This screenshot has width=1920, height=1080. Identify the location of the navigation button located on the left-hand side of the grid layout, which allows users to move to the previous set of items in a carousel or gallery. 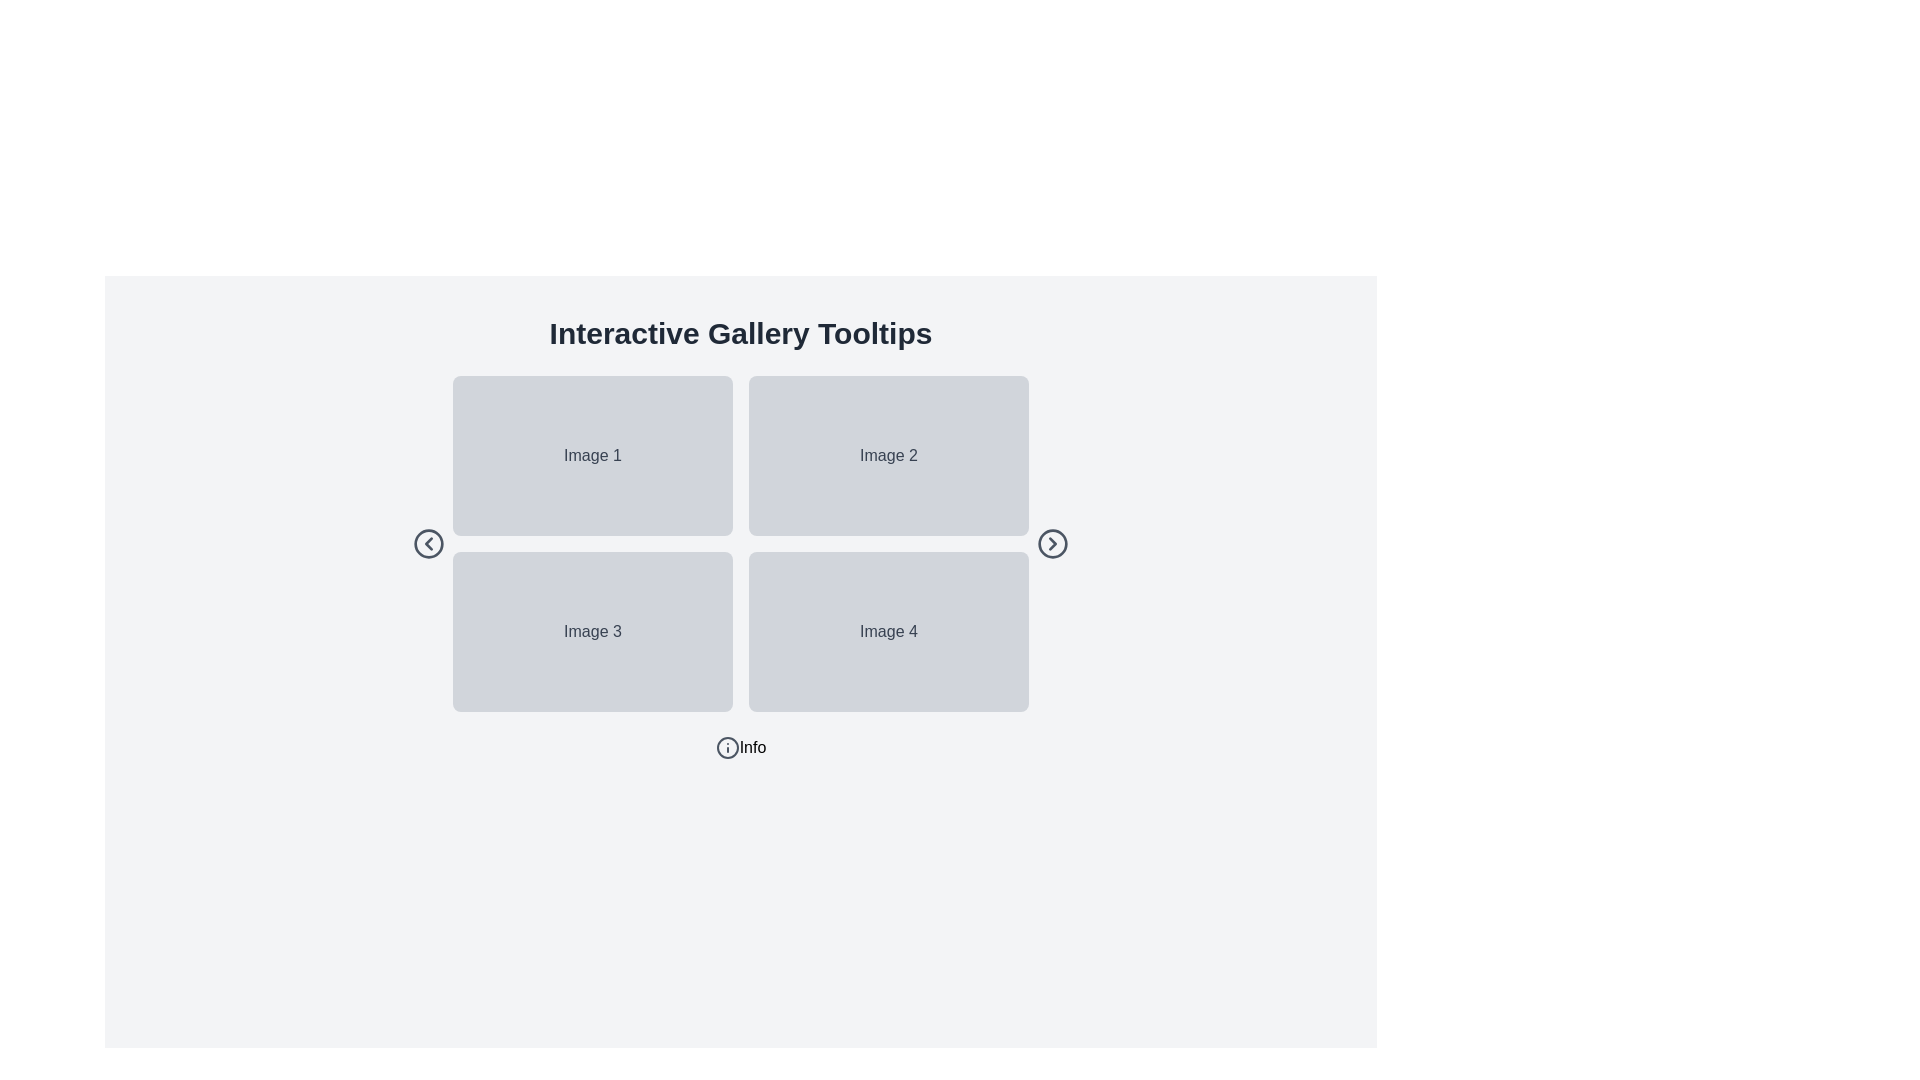
(427, 543).